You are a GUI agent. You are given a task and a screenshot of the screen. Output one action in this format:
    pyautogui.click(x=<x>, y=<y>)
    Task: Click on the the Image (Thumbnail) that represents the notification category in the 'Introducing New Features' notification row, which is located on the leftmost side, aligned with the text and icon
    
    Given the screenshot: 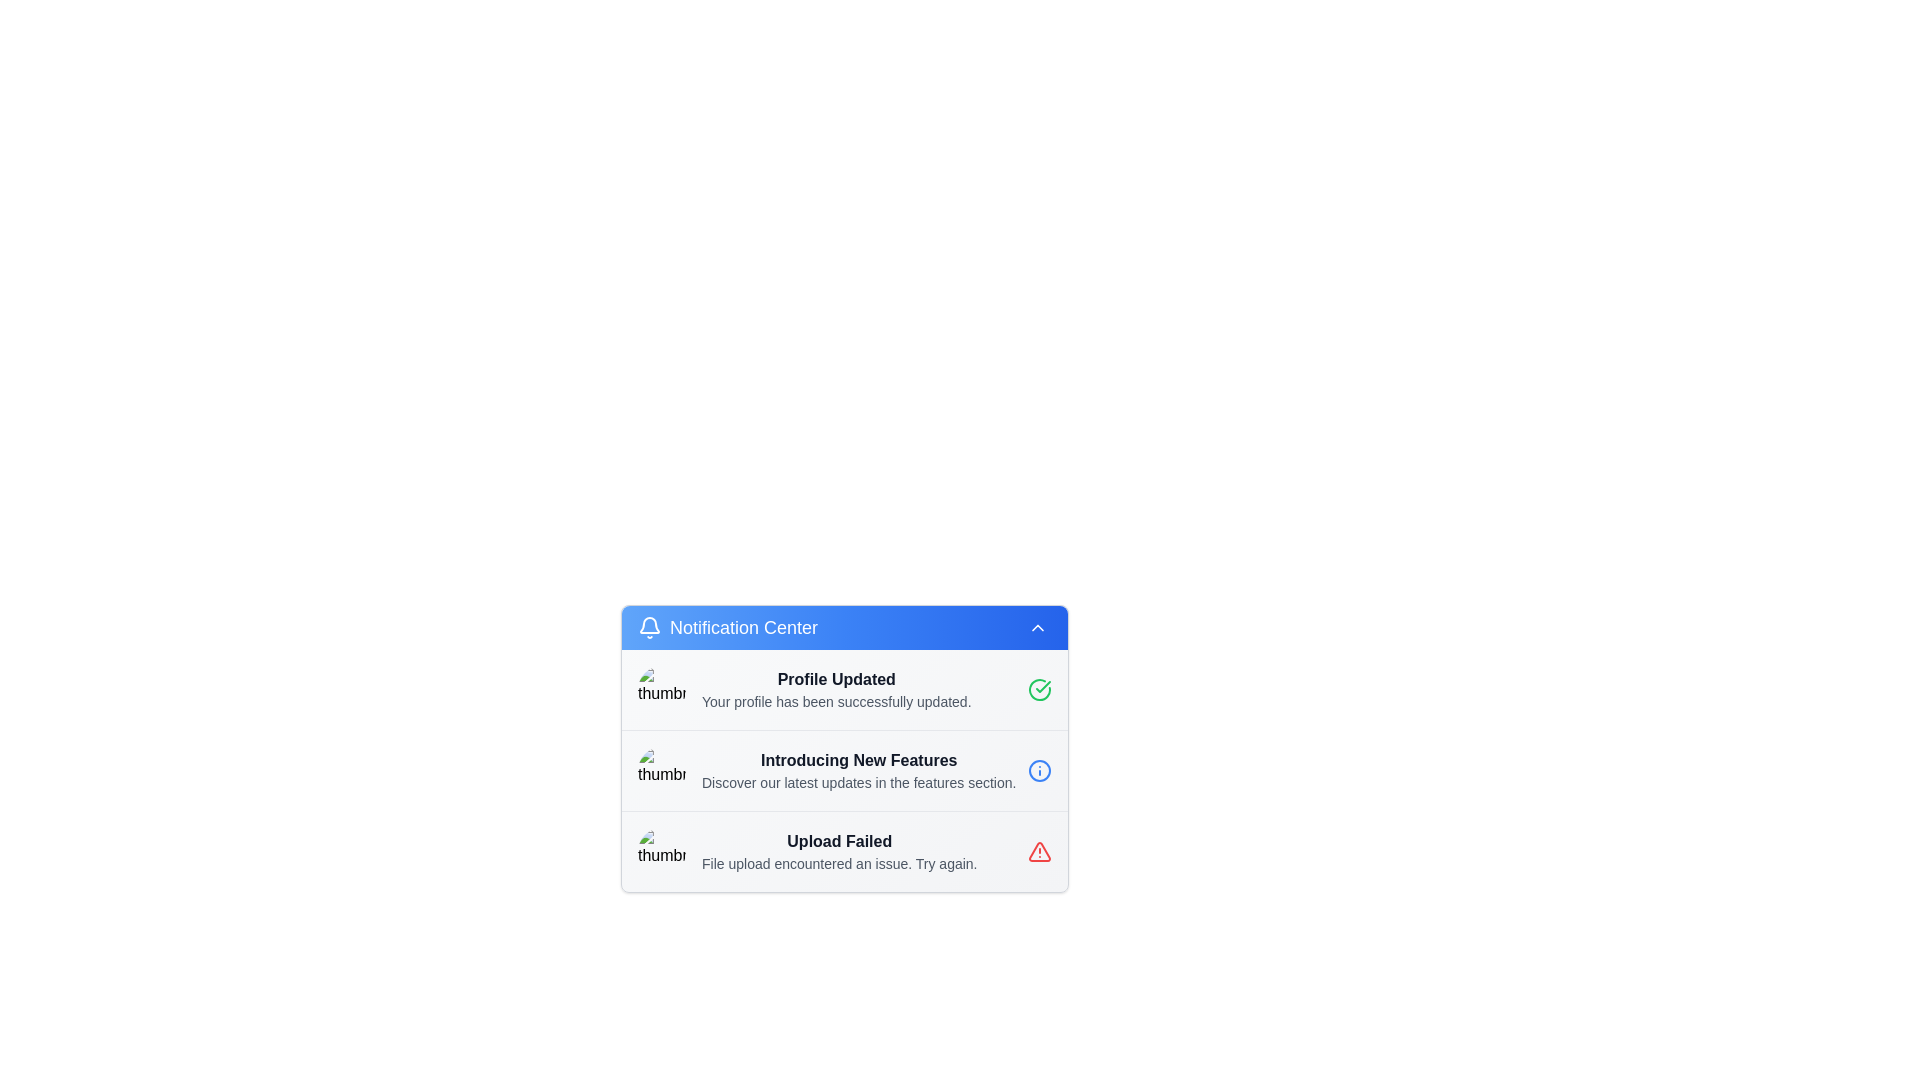 What is the action you would take?
    pyautogui.click(x=662, y=770)
    